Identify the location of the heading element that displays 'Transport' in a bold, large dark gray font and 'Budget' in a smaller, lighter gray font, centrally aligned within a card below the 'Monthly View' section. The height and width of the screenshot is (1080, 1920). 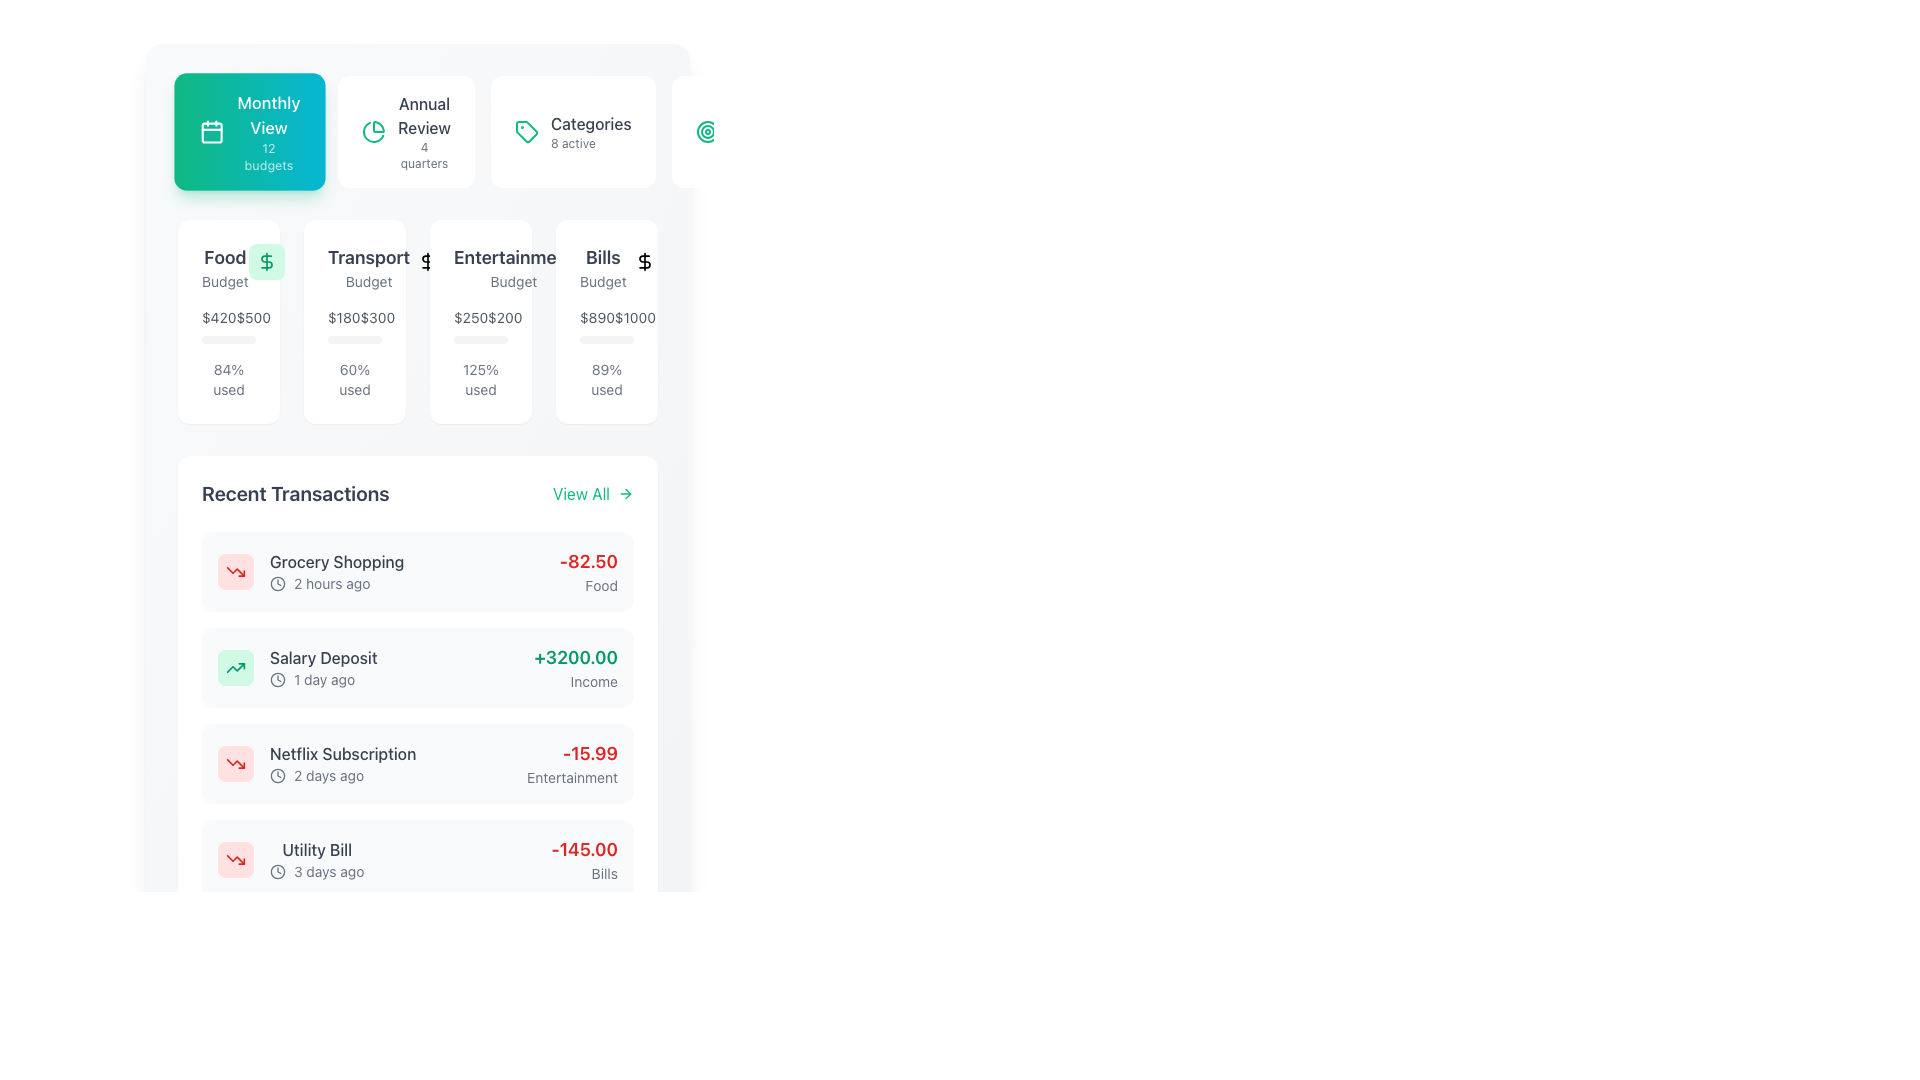
(369, 266).